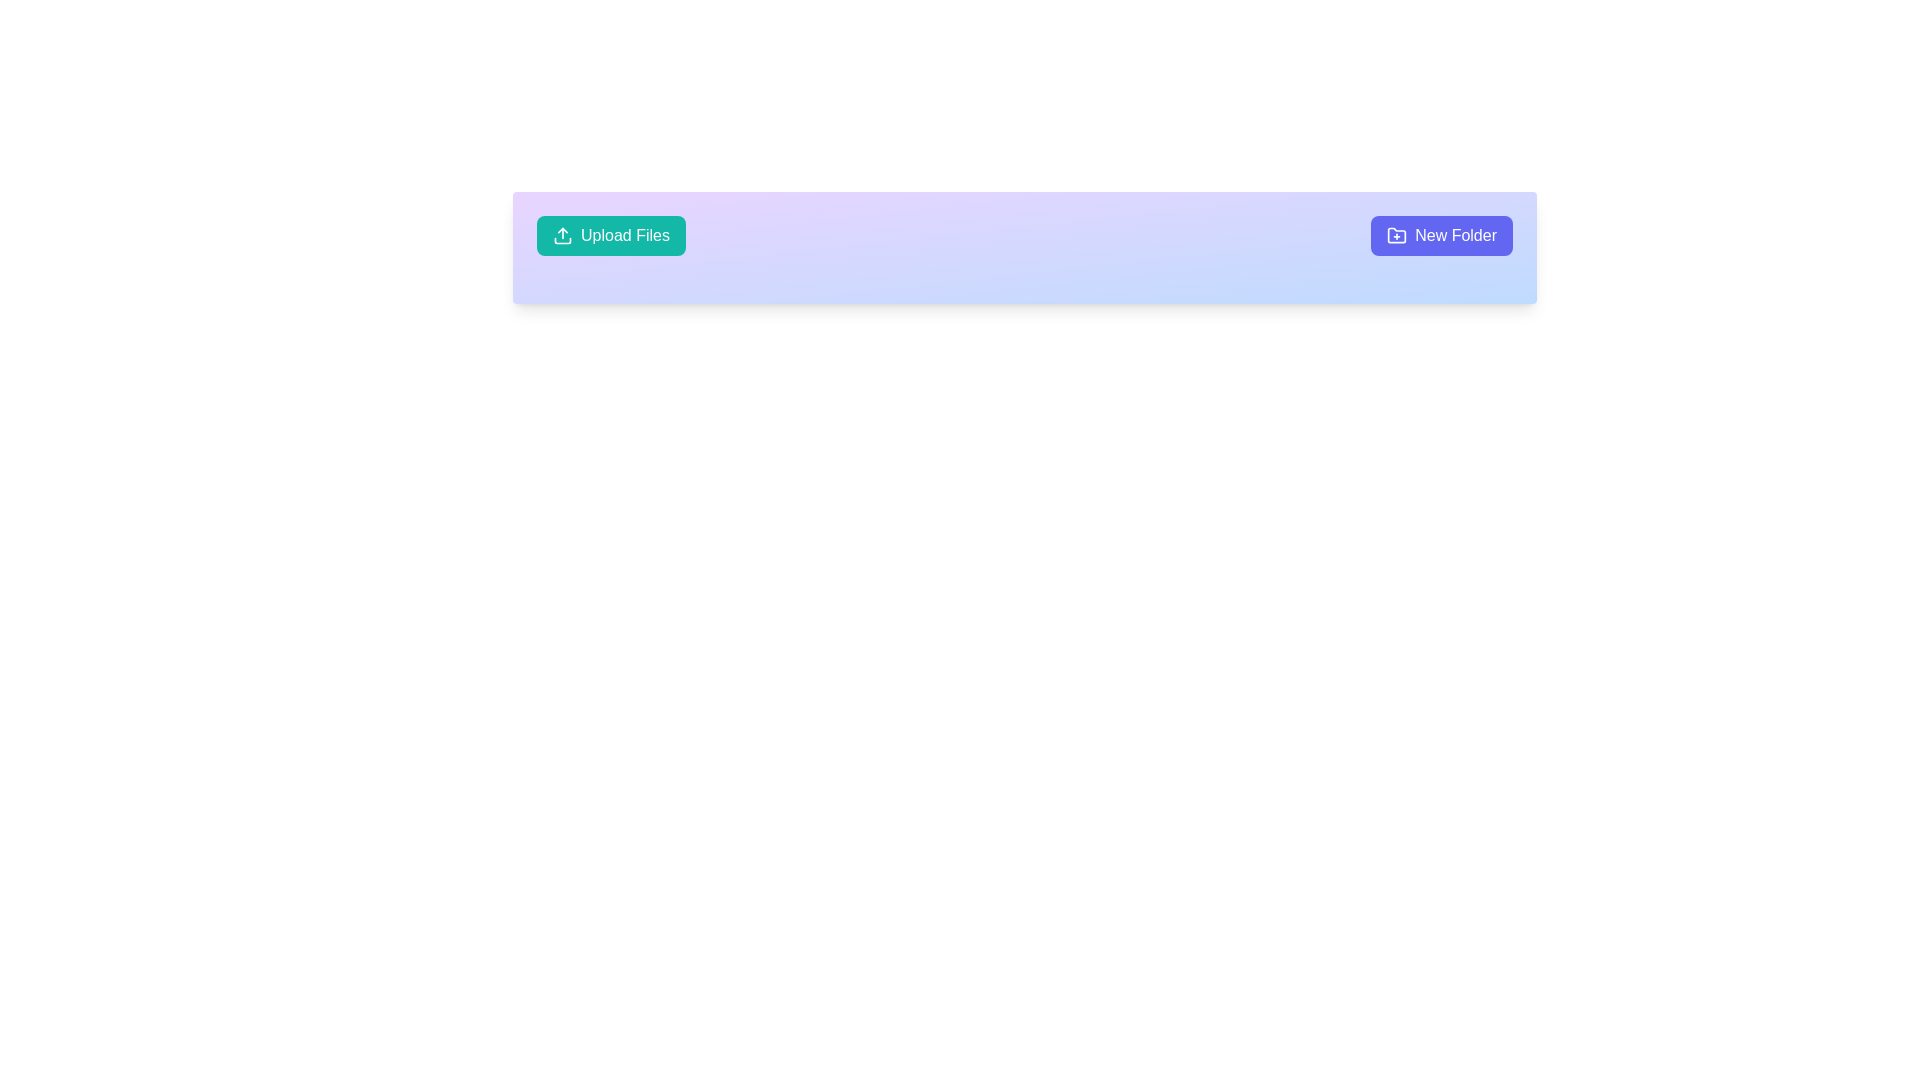 The width and height of the screenshot is (1920, 1080). I want to click on the upload icon, which is a small teal icon with an upward arrow within a semi-circle, located to the left of the 'Upload Files' button on the toolbar, so click(561, 234).